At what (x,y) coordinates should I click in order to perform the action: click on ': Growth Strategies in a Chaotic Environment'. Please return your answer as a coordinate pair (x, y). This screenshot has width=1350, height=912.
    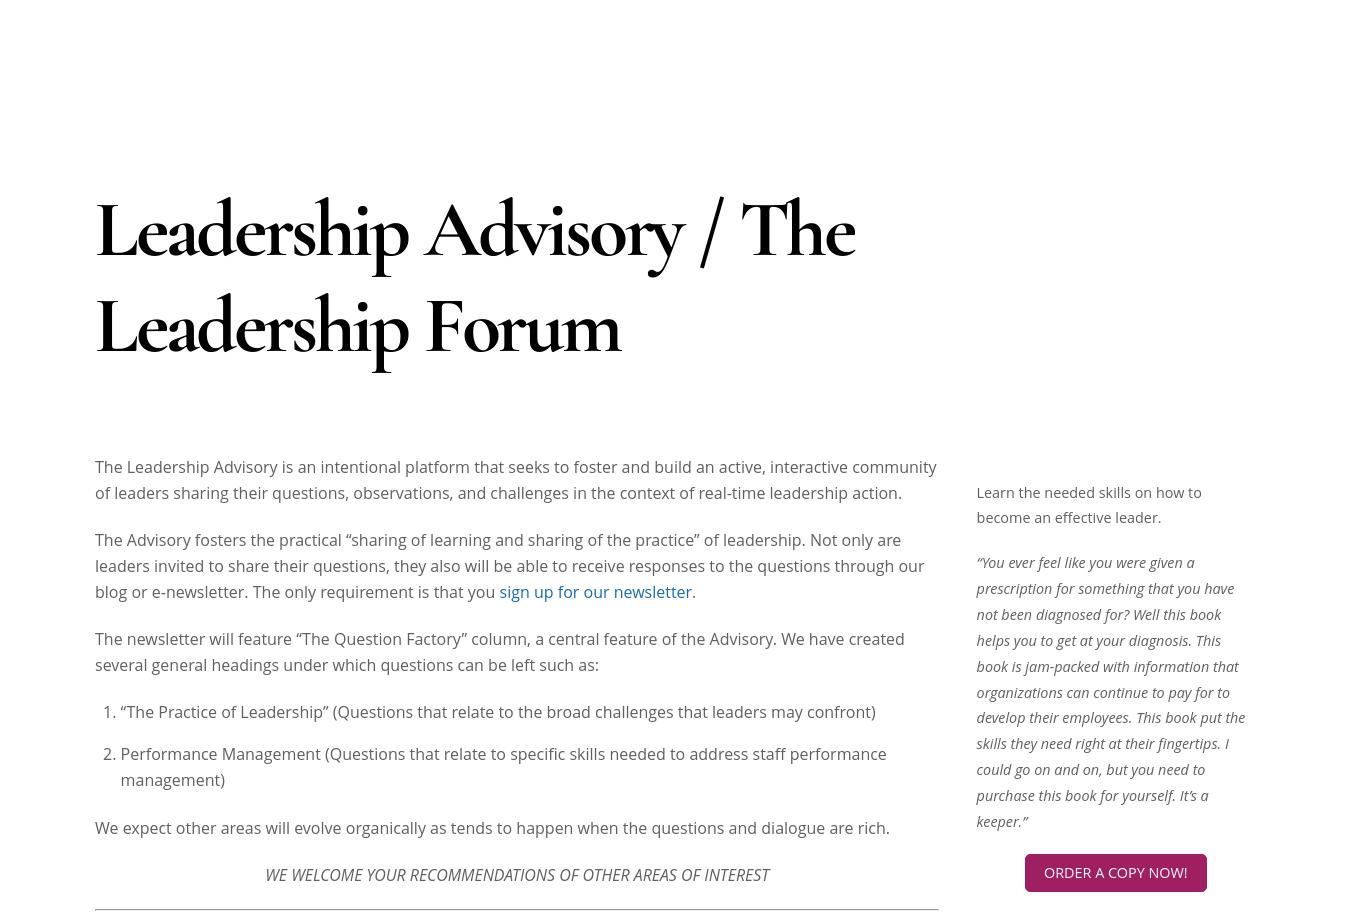
    Looking at the image, I should click on (1099, 30).